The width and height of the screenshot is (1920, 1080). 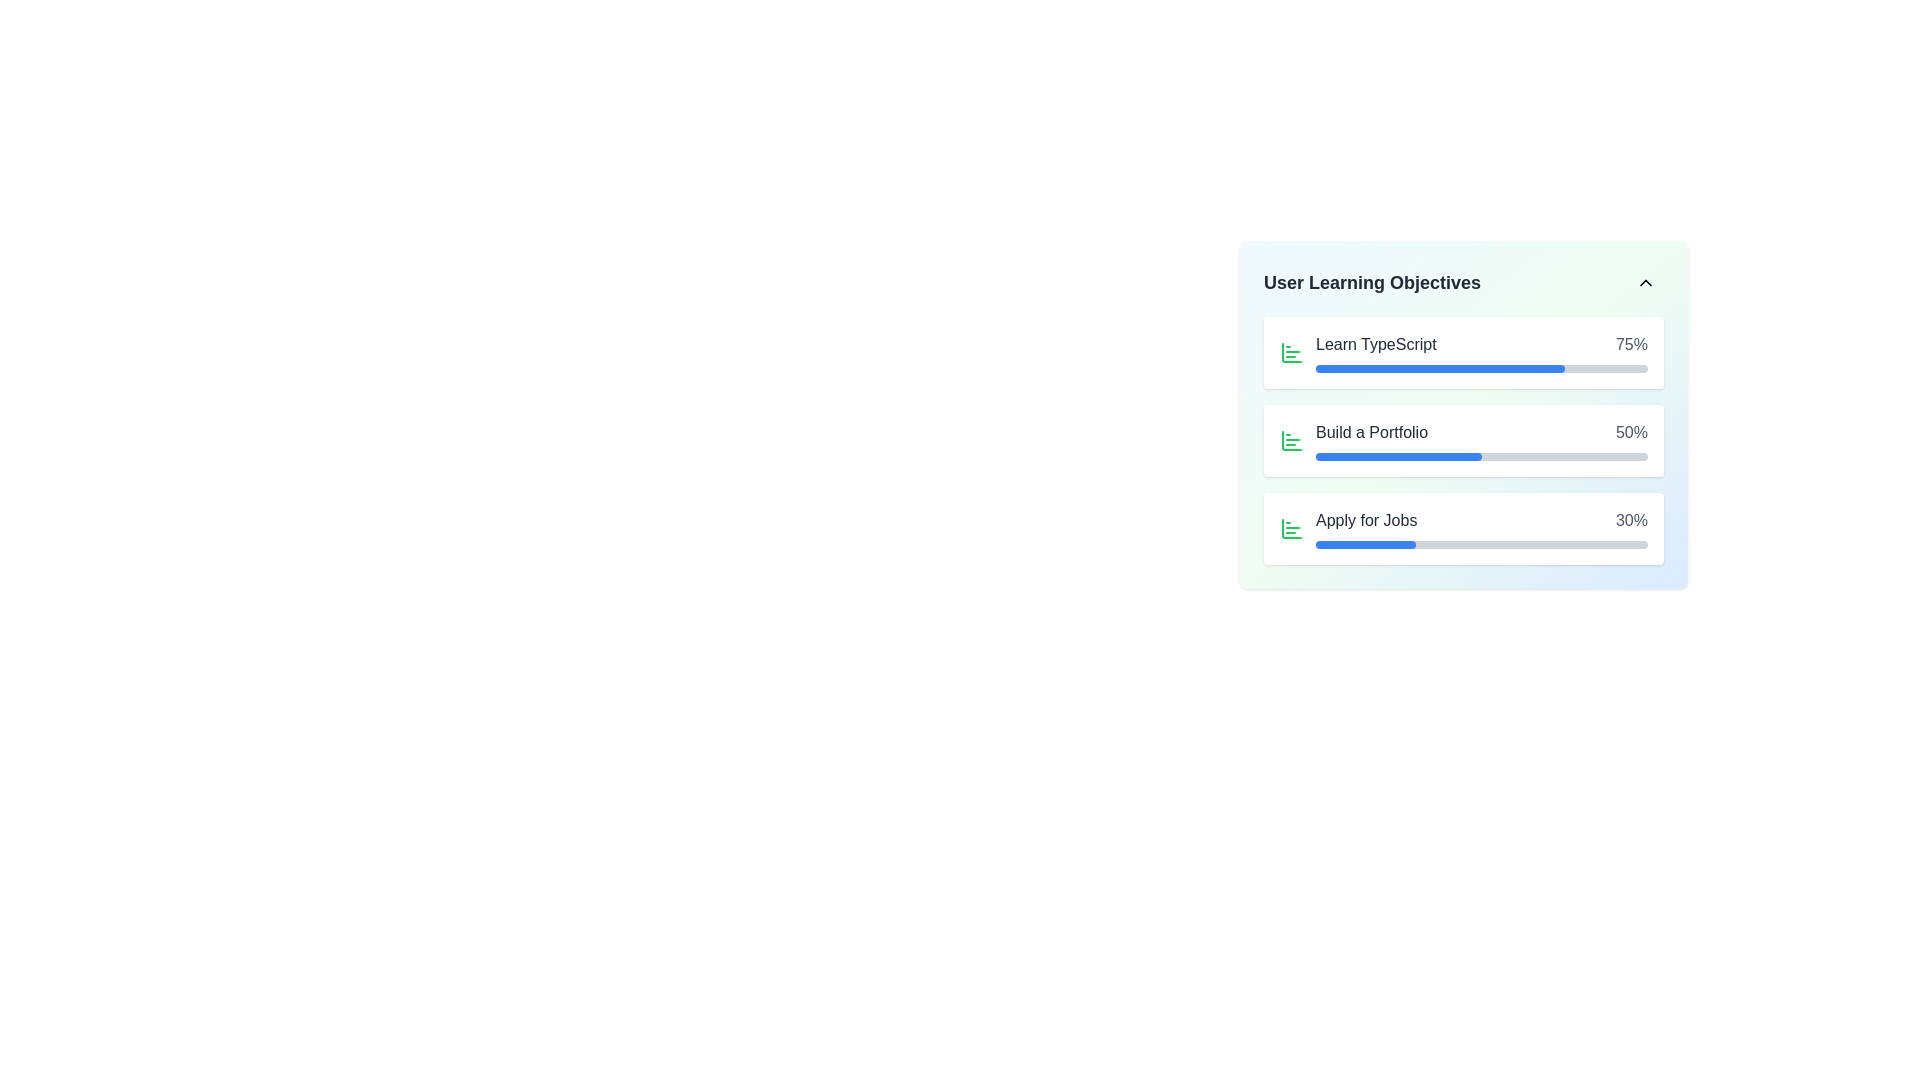 What do you see at coordinates (1440, 369) in the screenshot?
I see `the Progress bar fill indicator located next to the 'Learn TypeScript' label and the numerical value '75%' in the 'User Learning Objectives' section` at bounding box center [1440, 369].